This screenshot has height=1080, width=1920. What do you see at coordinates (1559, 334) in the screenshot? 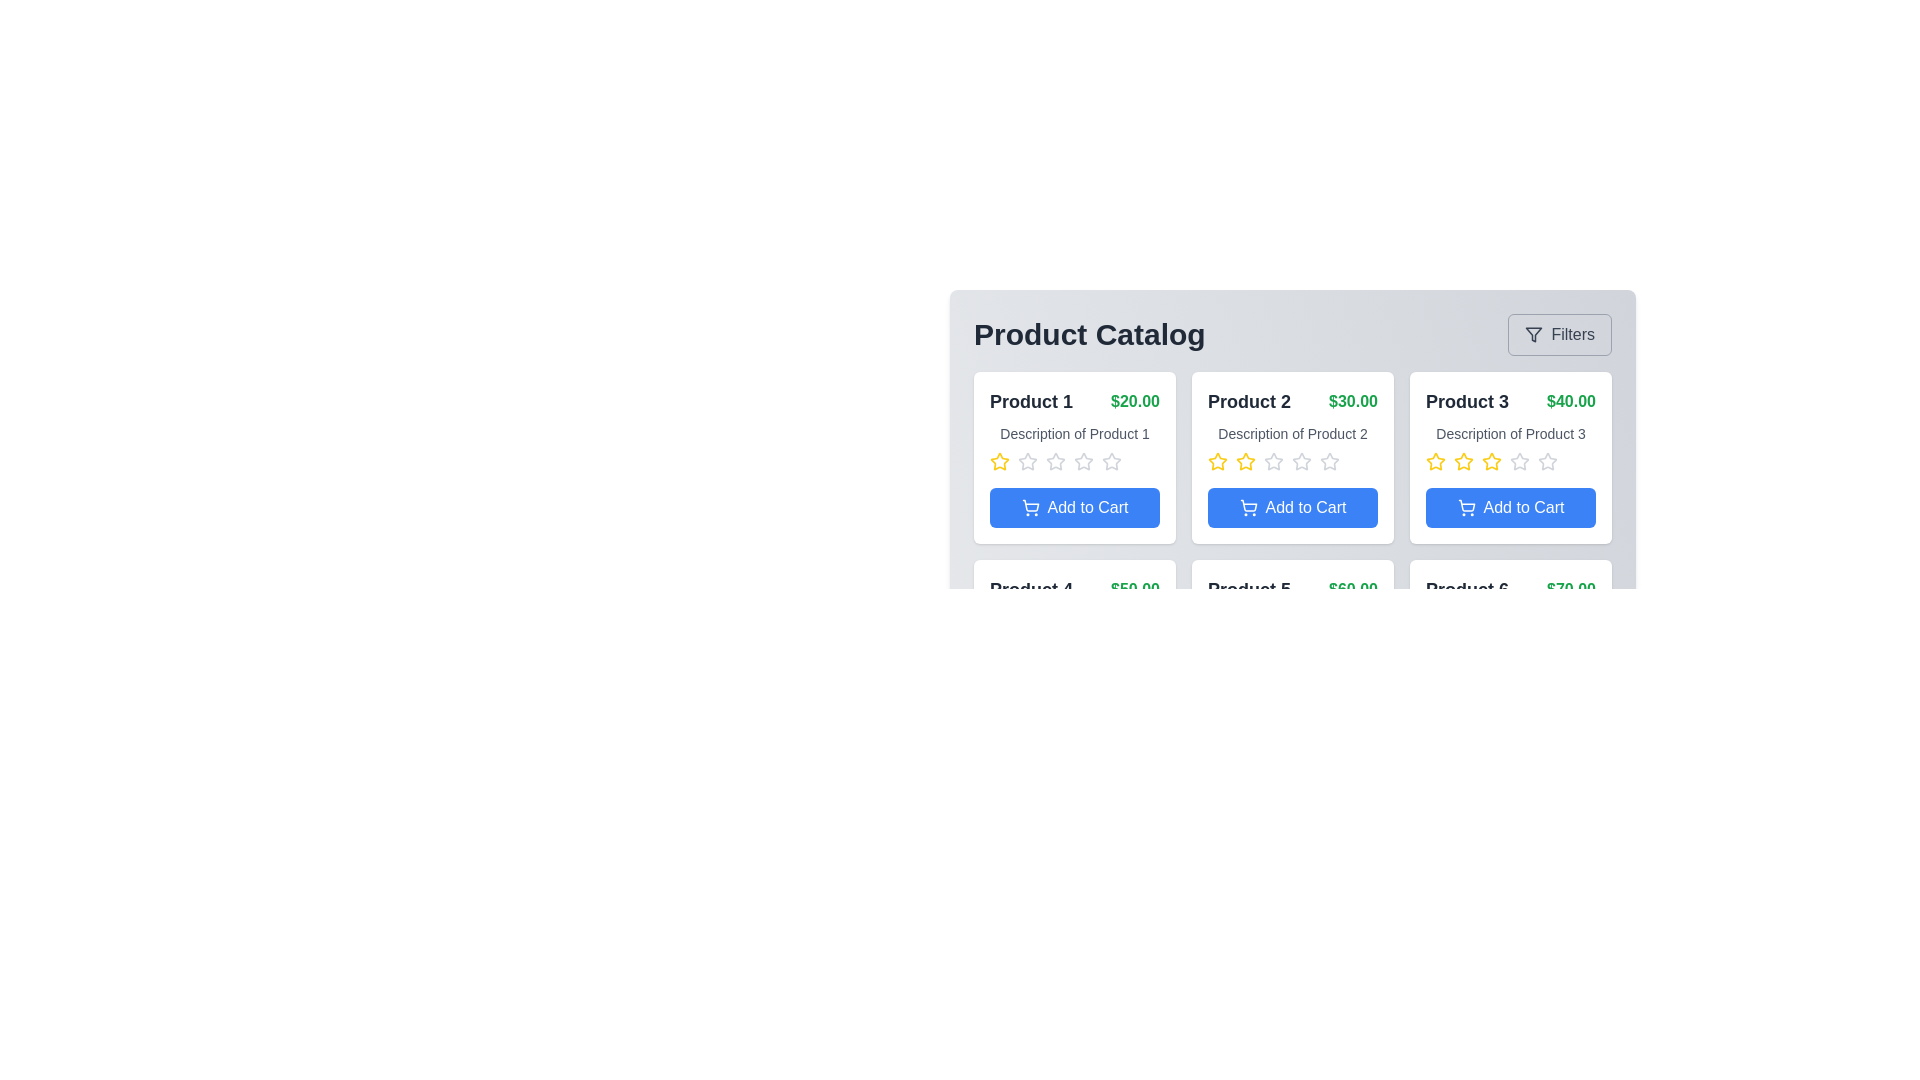
I see `the 'Filters' button to open or adjust filtering options` at bounding box center [1559, 334].